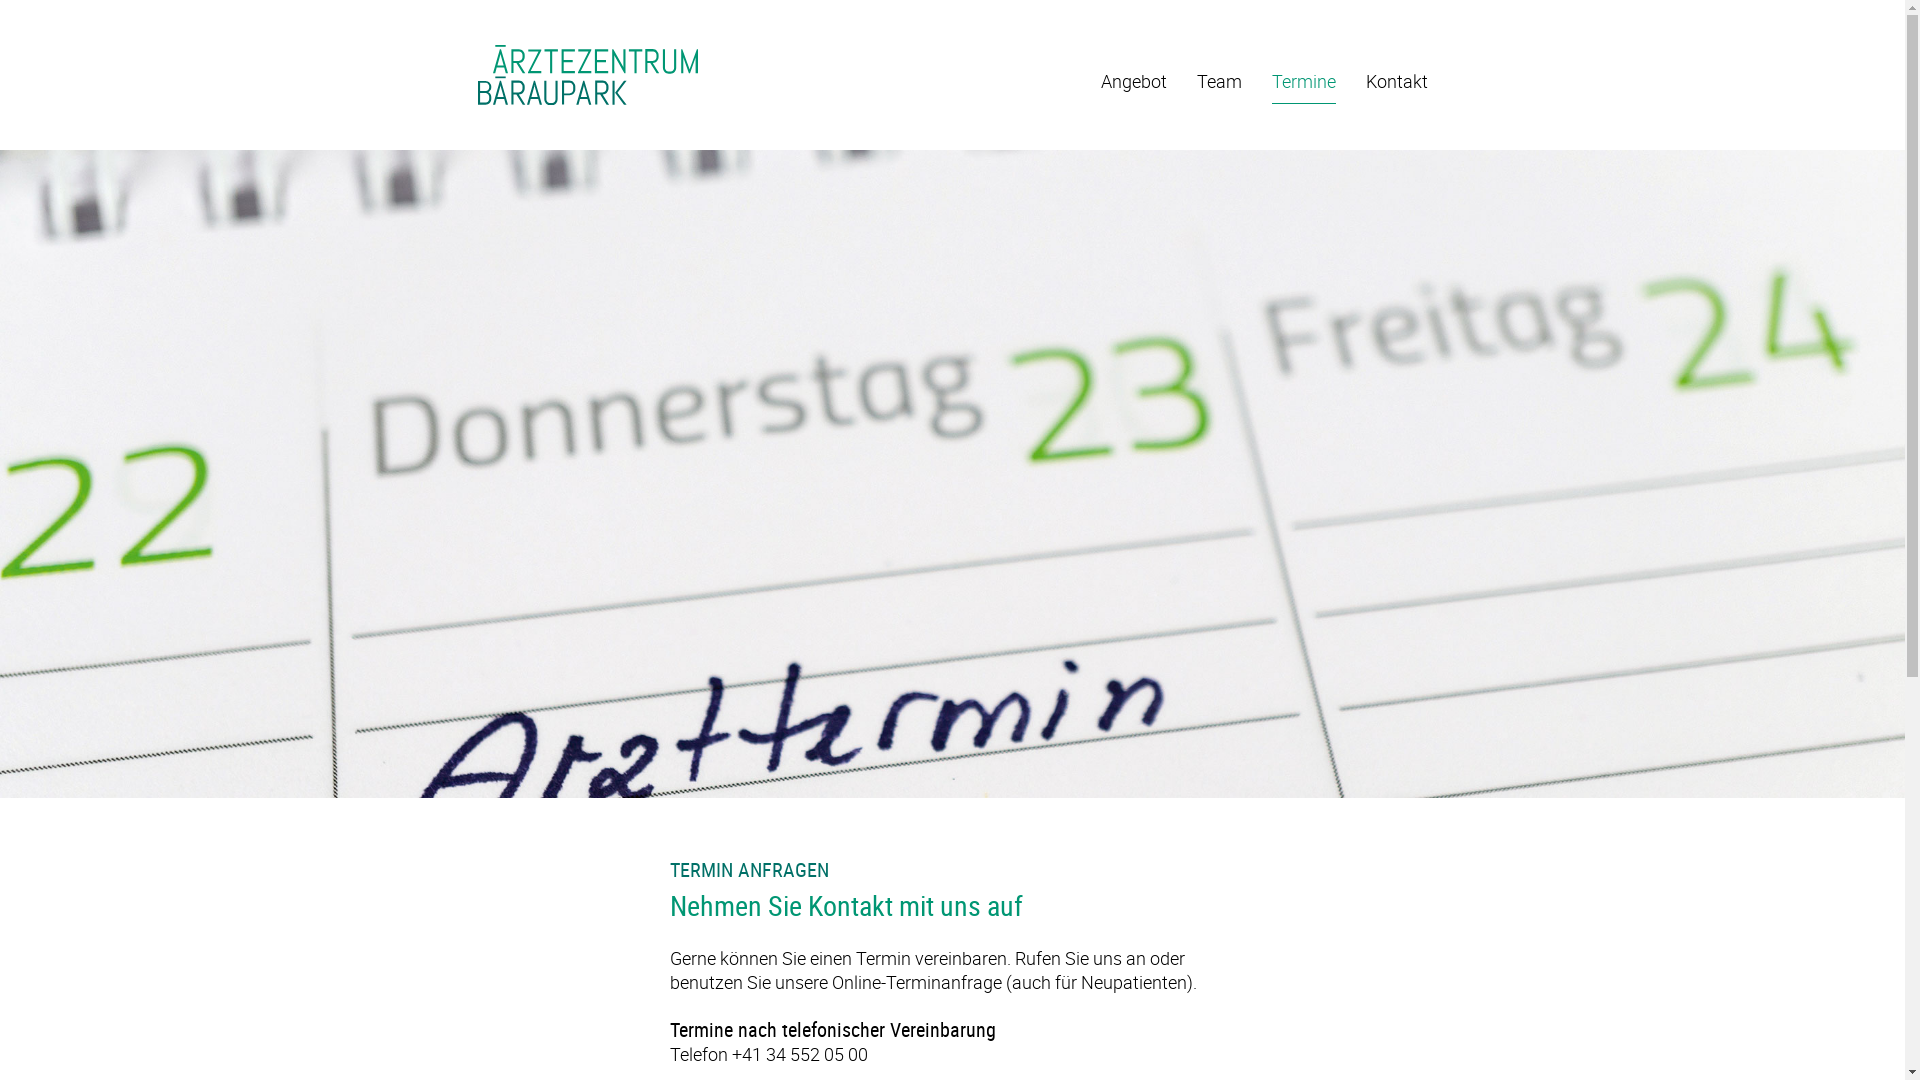  What do you see at coordinates (1217, 85) in the screenshot?
I see `'Team'` at bounding box center [1217, 85].